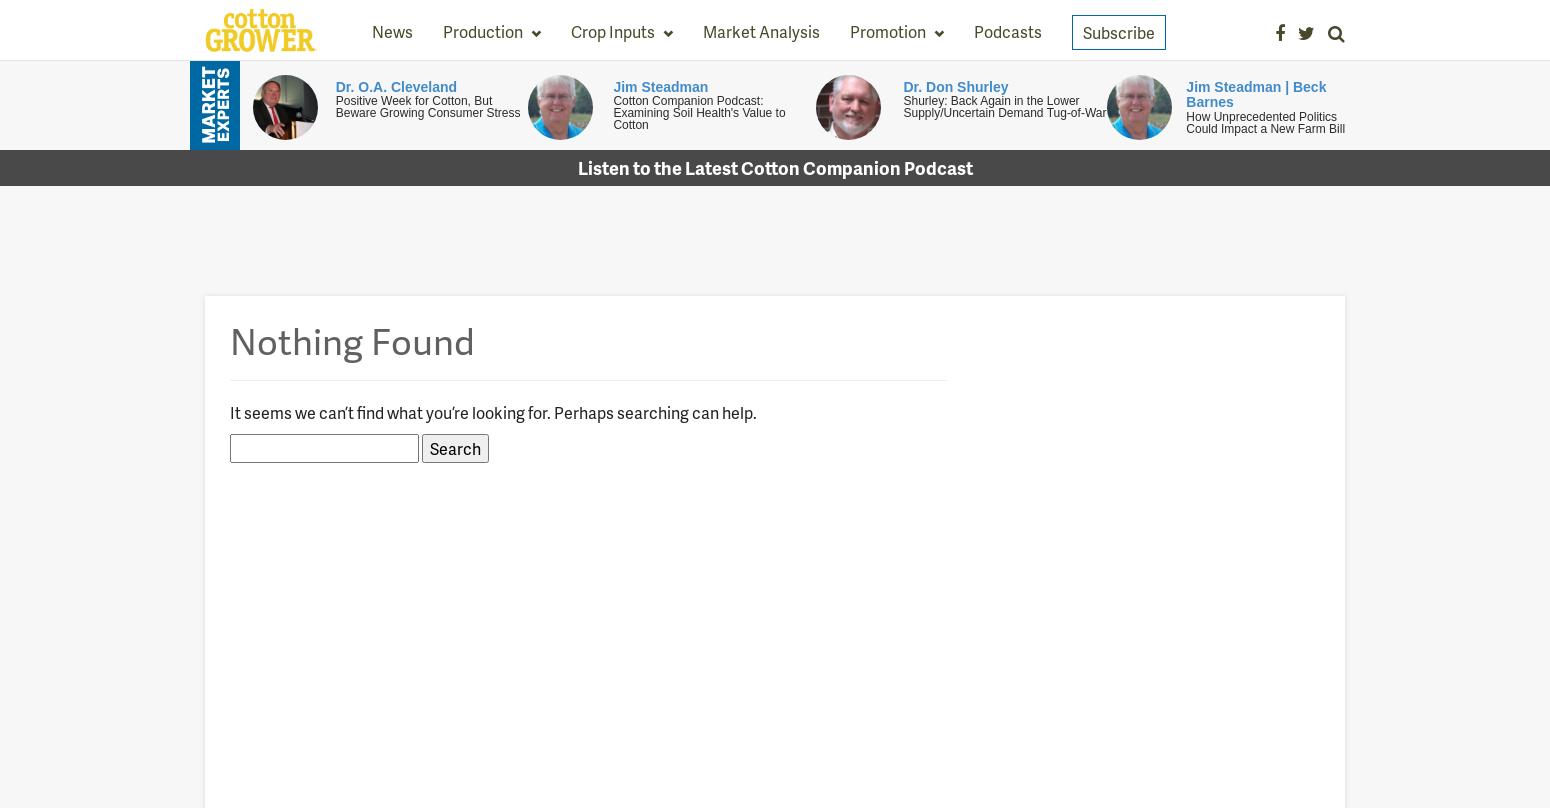  What do you see at coordinates (427, 105) in the screenshot?
I see `'Positive Week for Cotton, But Beware Growing Consumer Stress'` at bounding box center [427, 105].